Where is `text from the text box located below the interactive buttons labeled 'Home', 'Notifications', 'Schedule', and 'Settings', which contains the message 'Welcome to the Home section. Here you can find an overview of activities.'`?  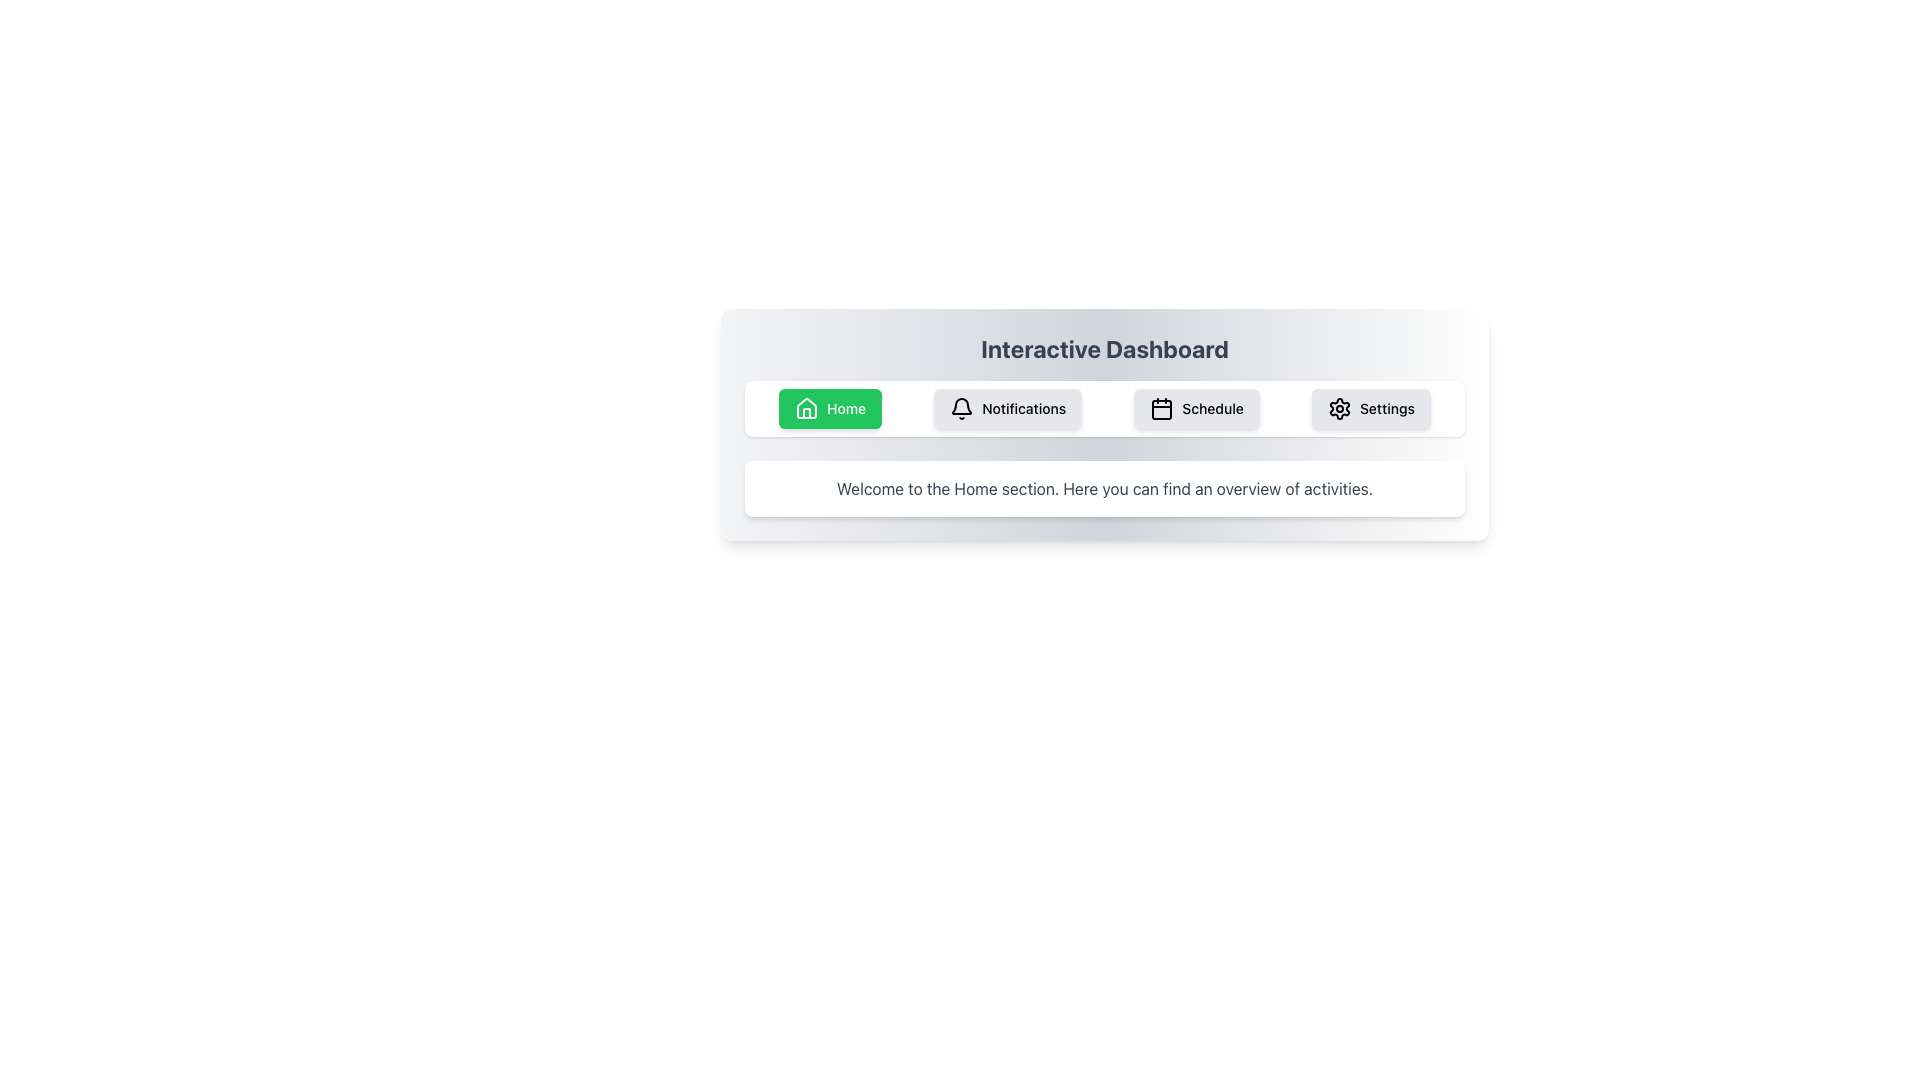 text from the text box located below the interactive buttons labeled 'Home', 'Notifications', 'Schedule', and 'Settings', which contains the message 'Welcome to the Home section. Here you can find an overview of activities.' is located at coordinates (1103, 489).